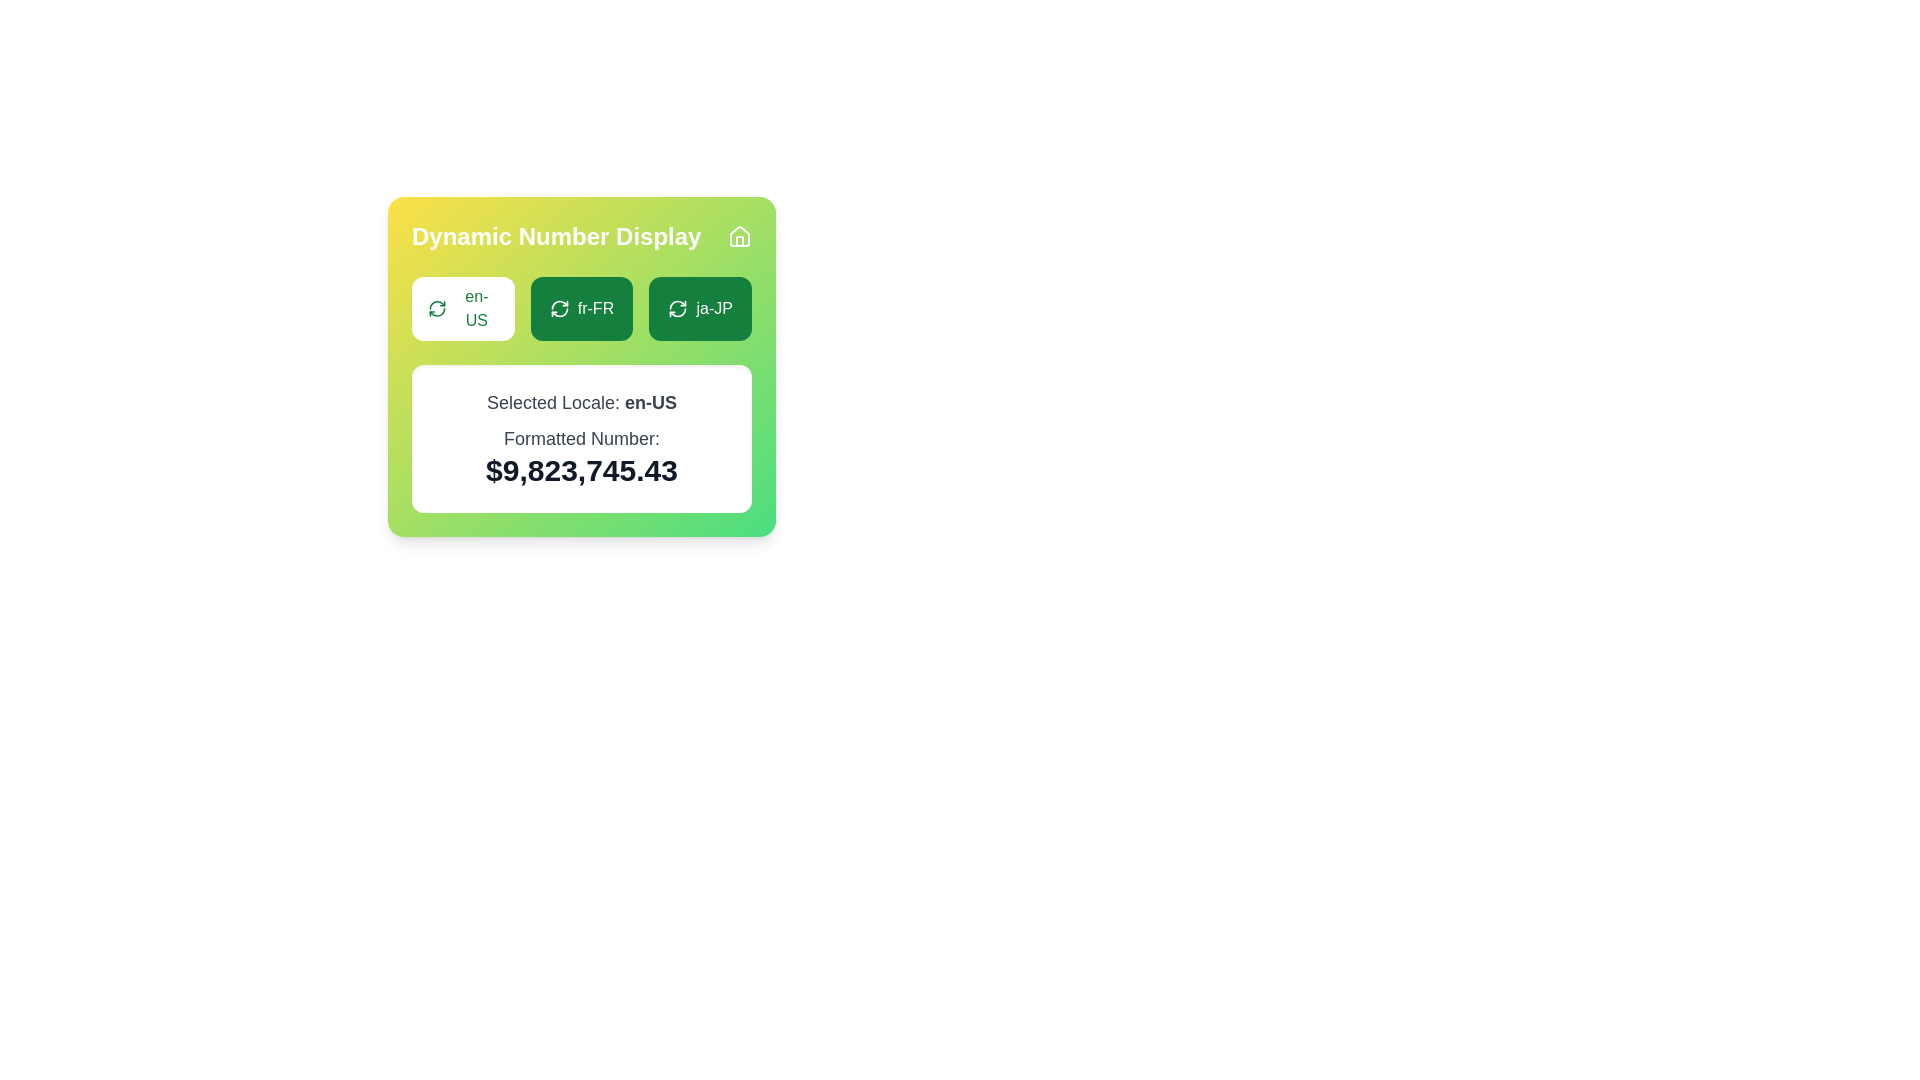 The width and height of the screenshot is (1920, 1080). Describe the element at coordinates (700, 308) in the screenshot. I see `the button that selects the 'ja-JP' locale option` at that location.